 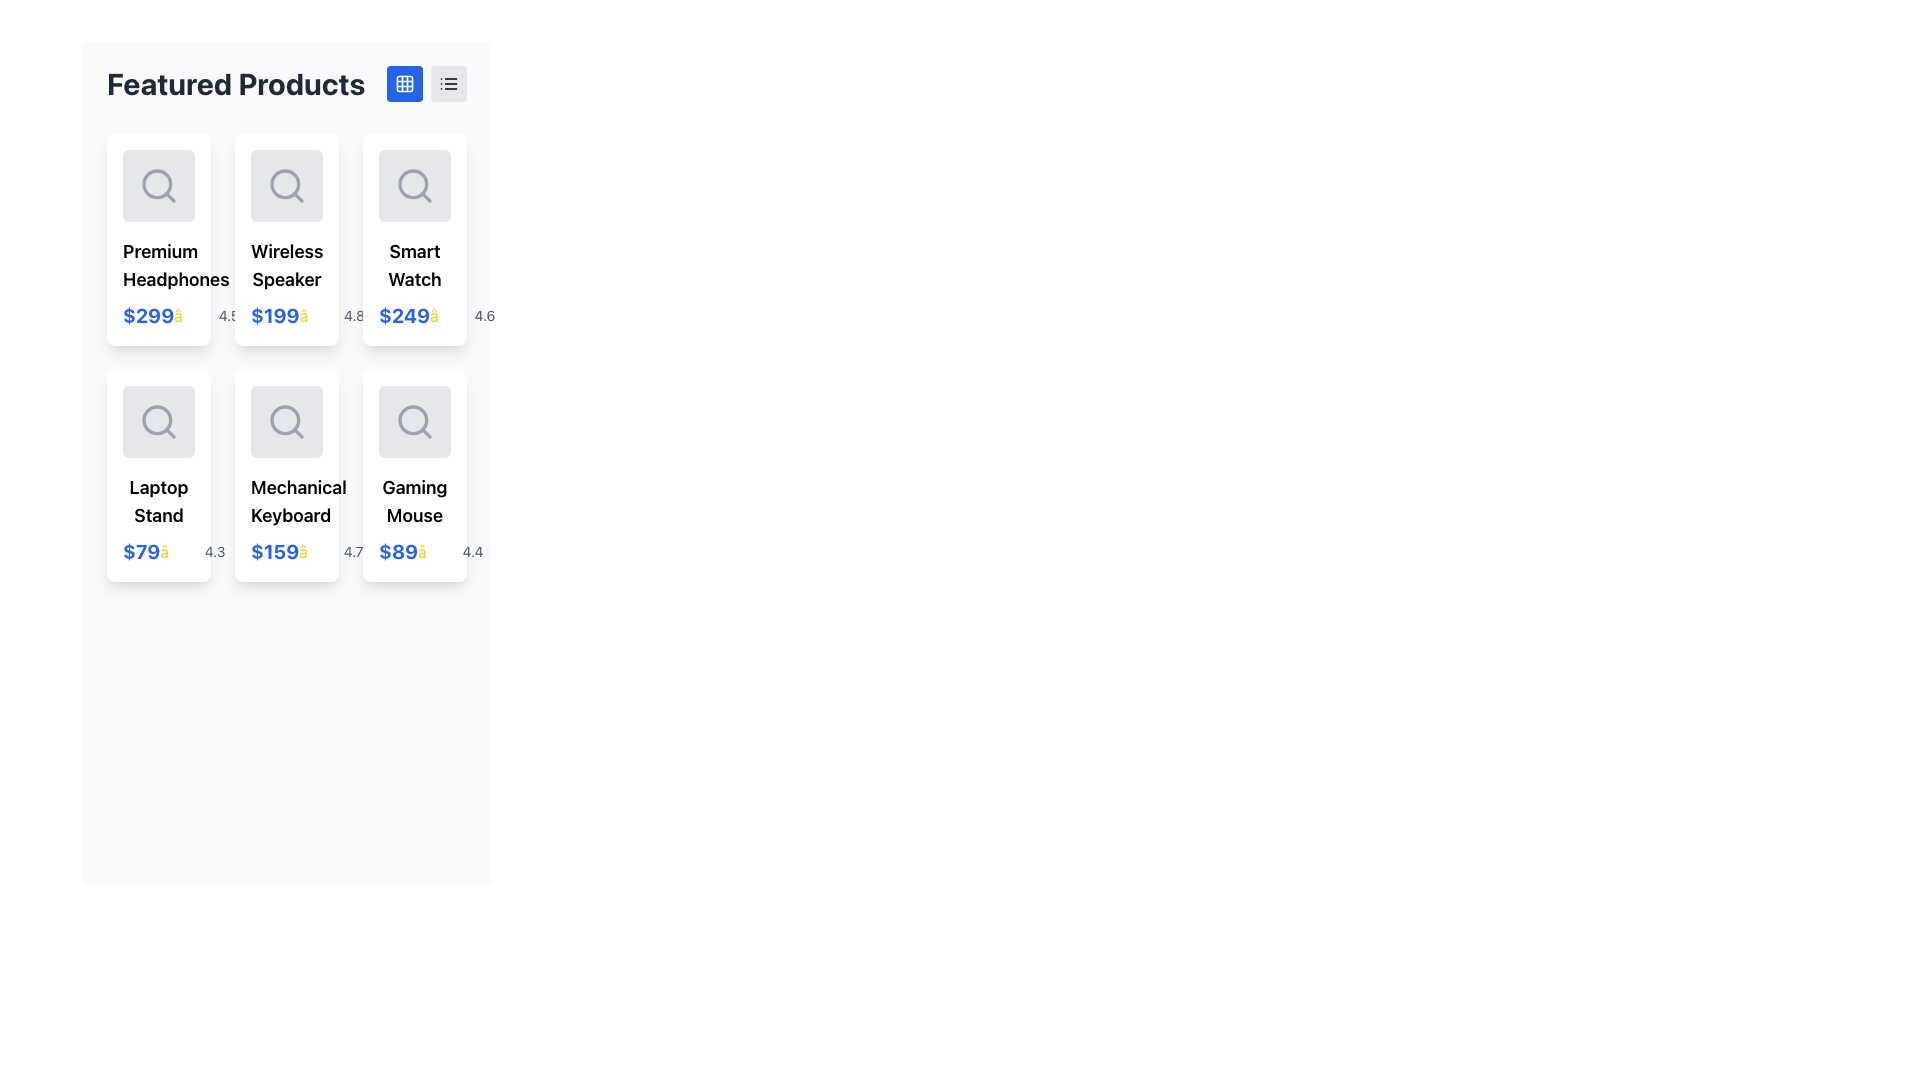 I want to click on the text component displaying 'Wireless Speaker', which is bold and larger, located in the second column of the first row in a grid layout of featured products, above pricing and rating indicators, so click(x=286, y=265).